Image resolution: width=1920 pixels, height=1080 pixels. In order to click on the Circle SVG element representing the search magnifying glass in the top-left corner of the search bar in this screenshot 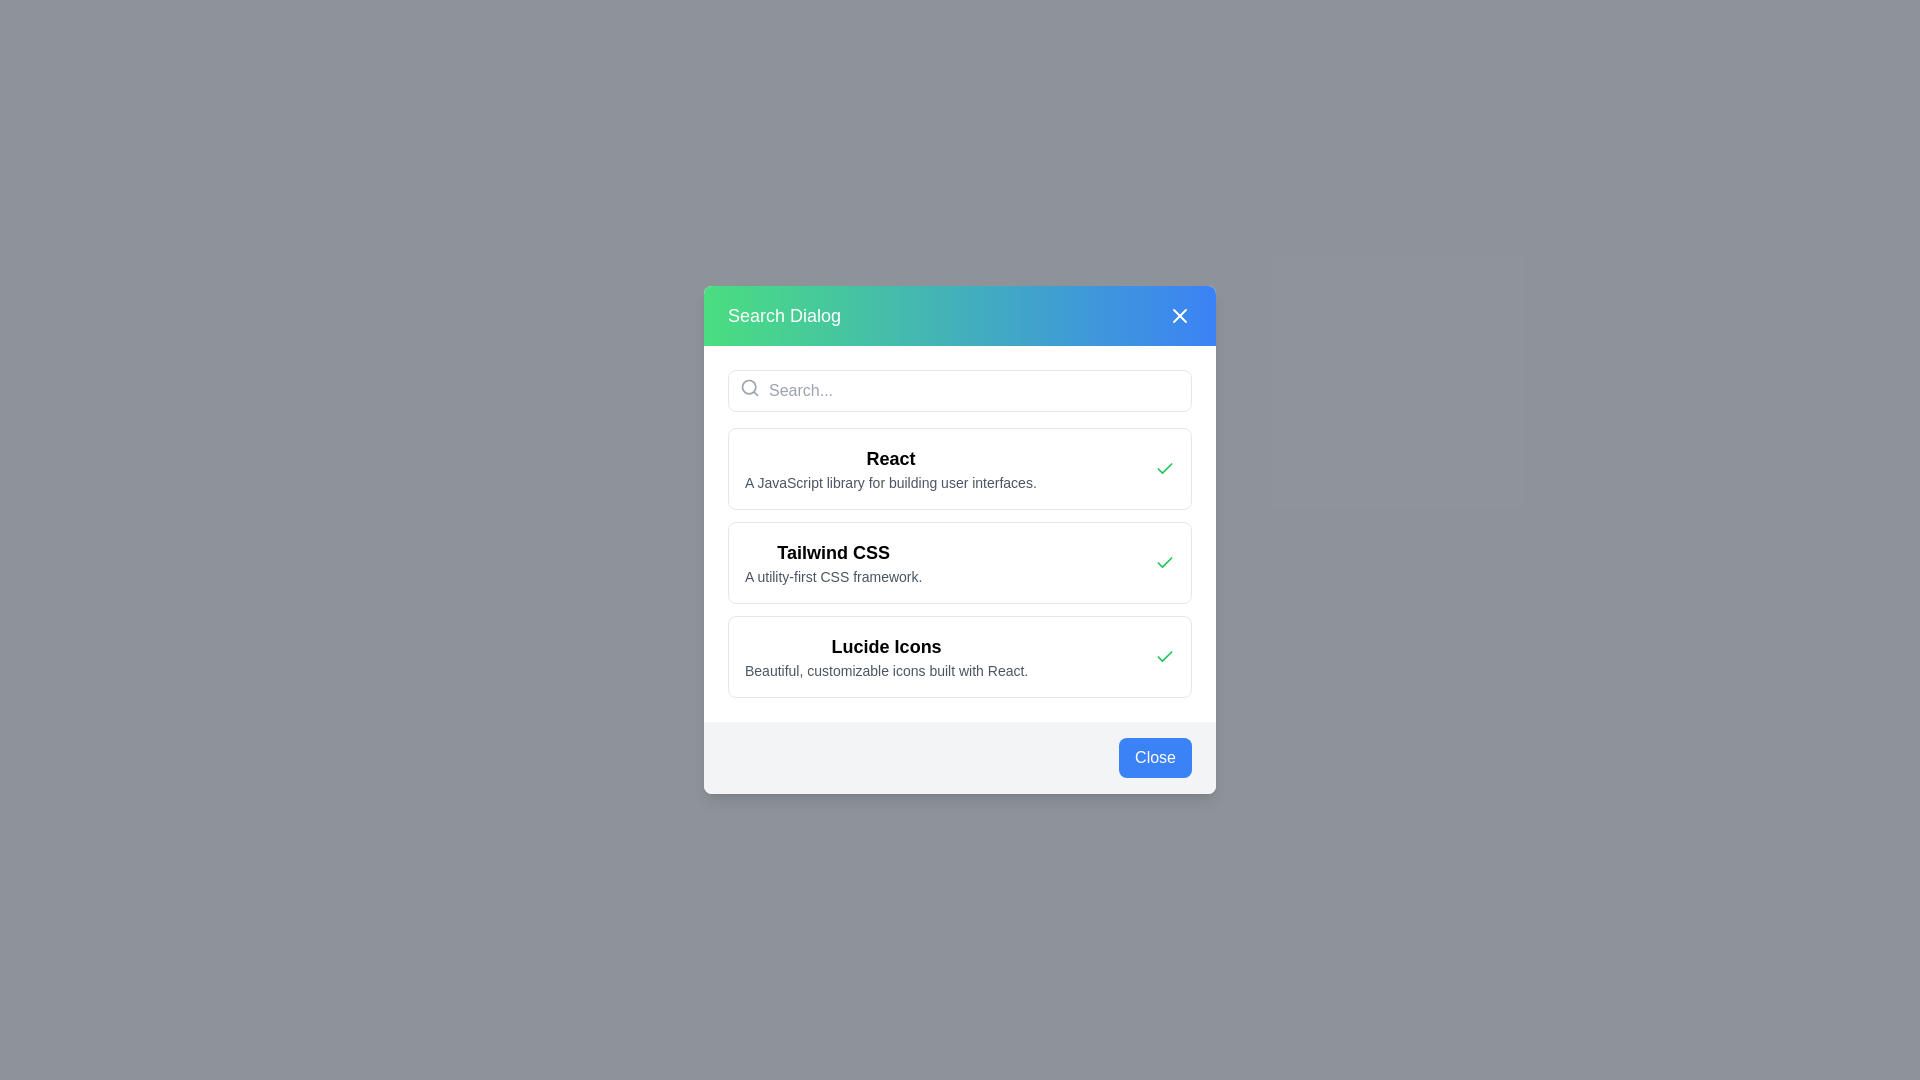, I will do `click(748, 387)`.